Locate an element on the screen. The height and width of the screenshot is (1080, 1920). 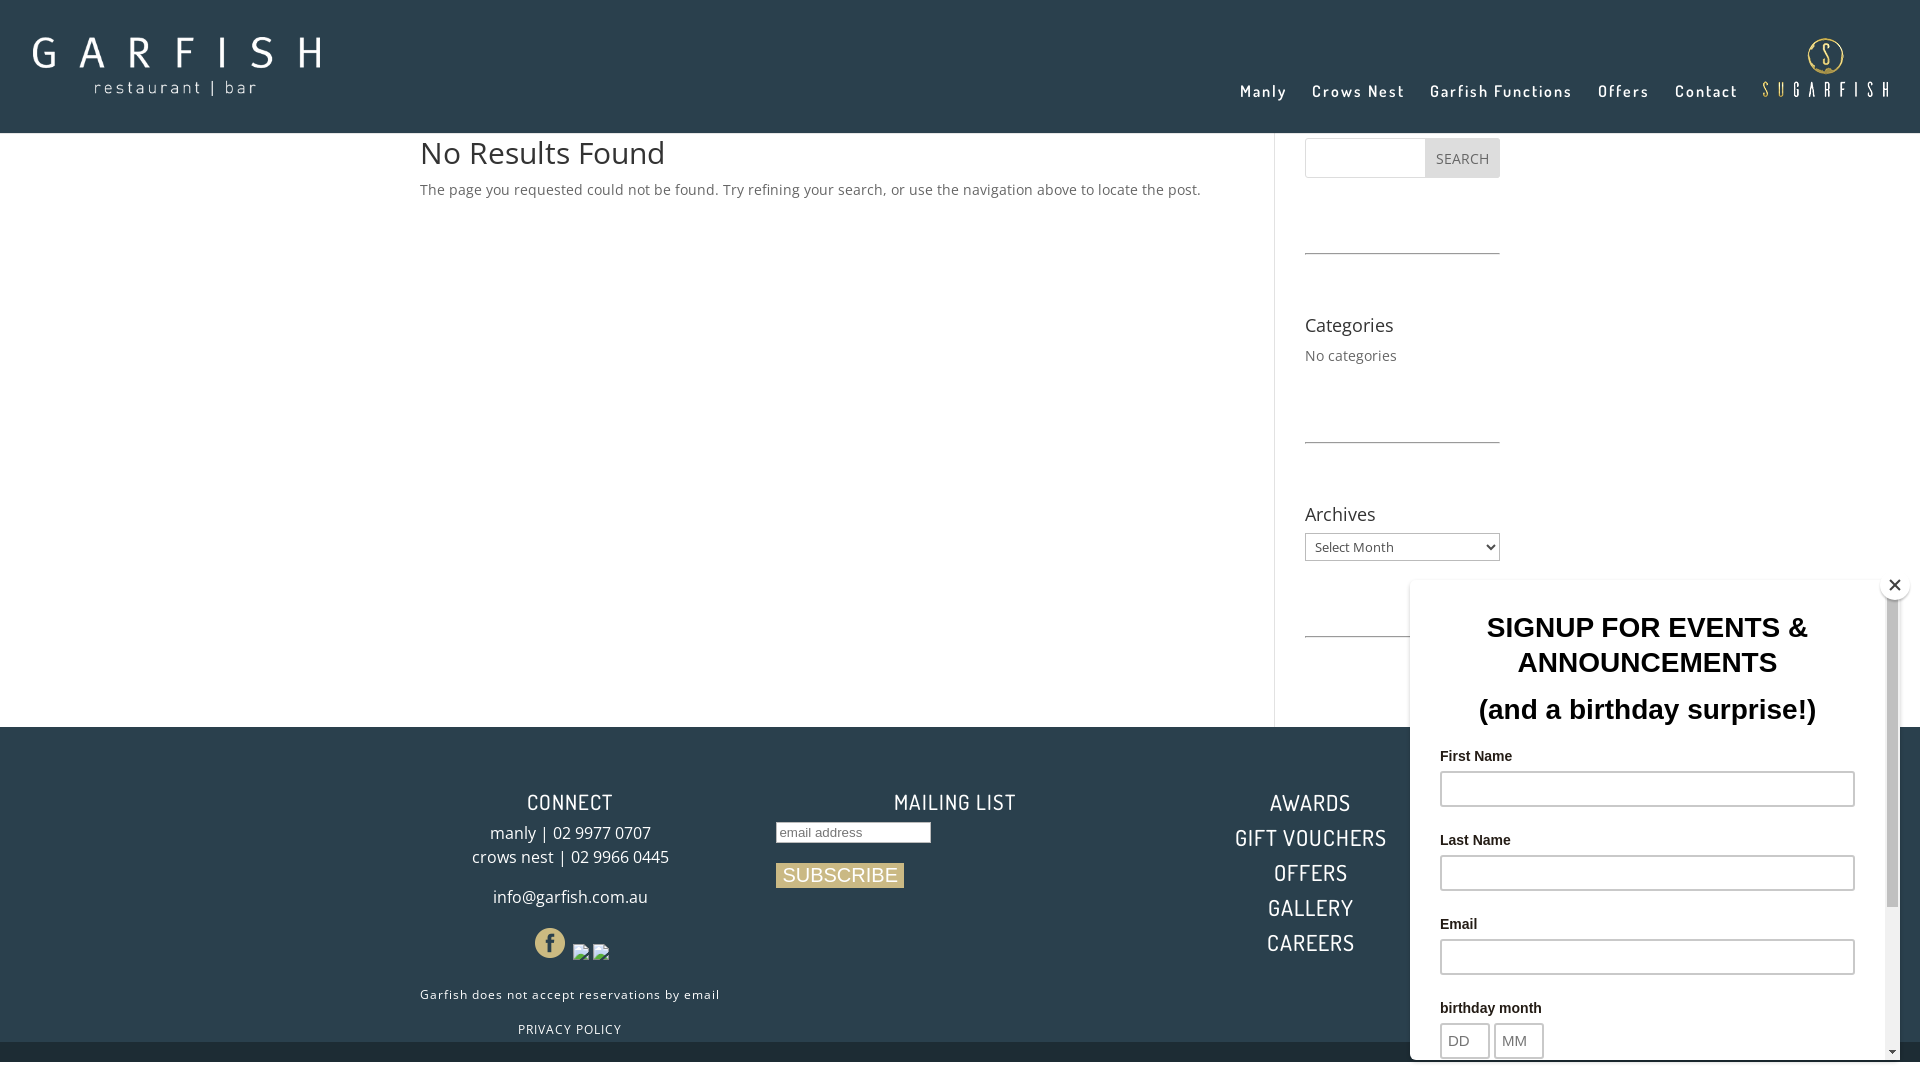
'info@garfish.com.au' is located at coordinates (568, 896).